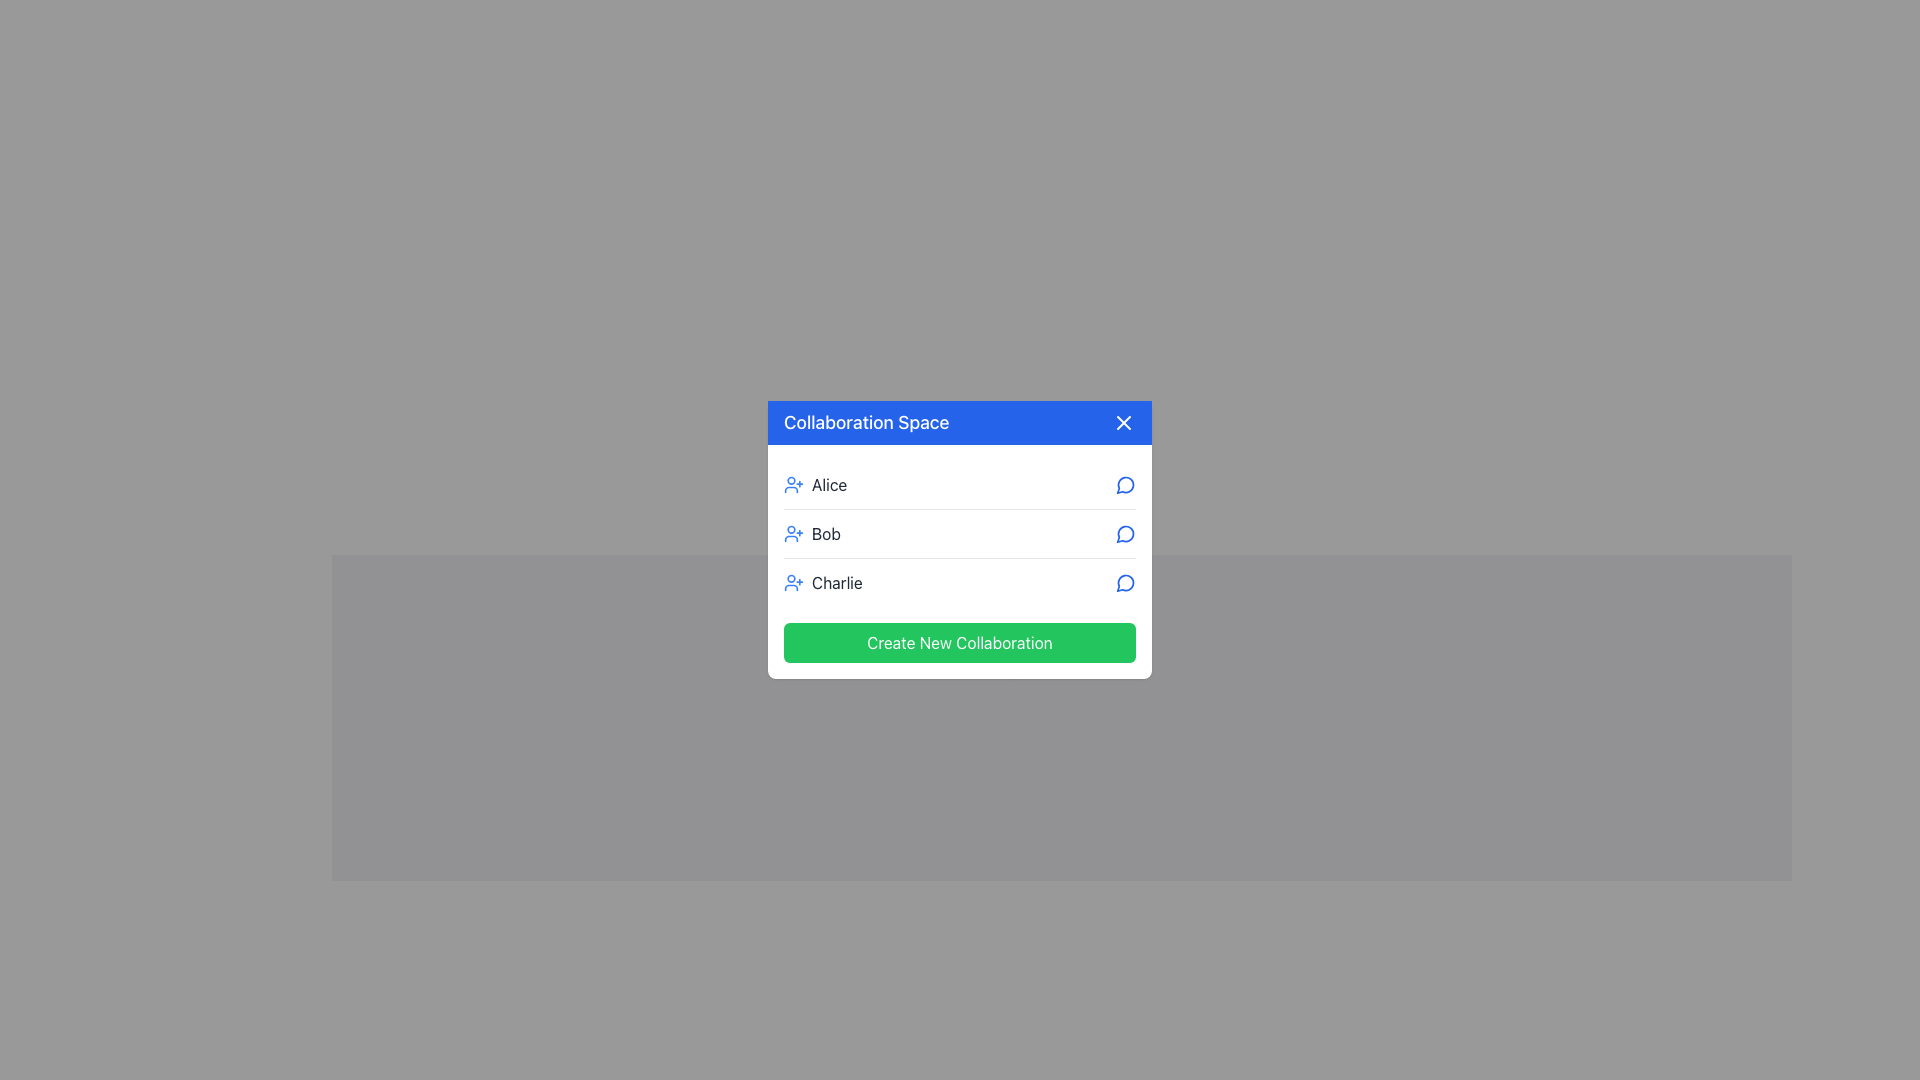 This screenshot has width=1920, height=1080. Describe the element at coordinates (1126, 582) in the screenshot. I see `the Icon Button that initiates a chat with 'Charlie', located in the far-right area of the row associated with 'Charlie'` at that location.